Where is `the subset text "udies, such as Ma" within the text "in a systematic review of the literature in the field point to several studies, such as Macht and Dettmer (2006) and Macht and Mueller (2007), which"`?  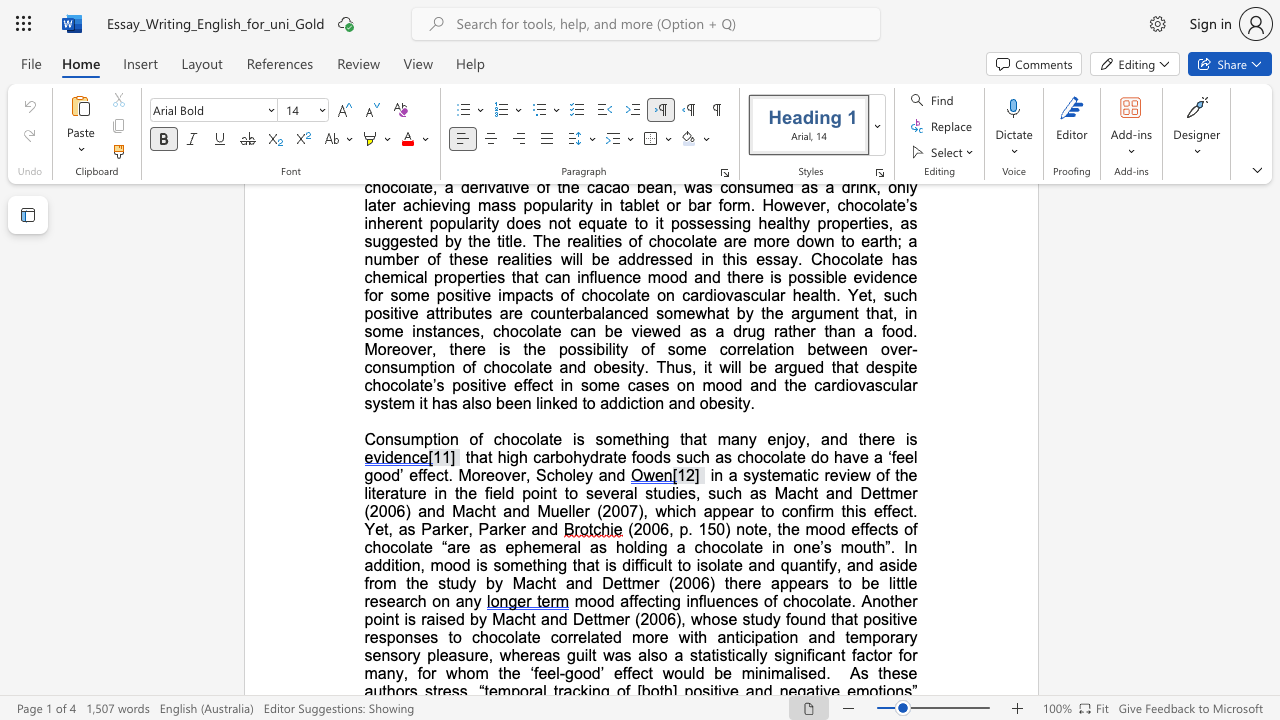
the subset text "udies, such as Ma" within the text "in a systematic review of the literature in the field point to several studies, such as Macht and Dettmer (2006) and Macht and Mueller (2007), which" is located at coordinates (657, 493).